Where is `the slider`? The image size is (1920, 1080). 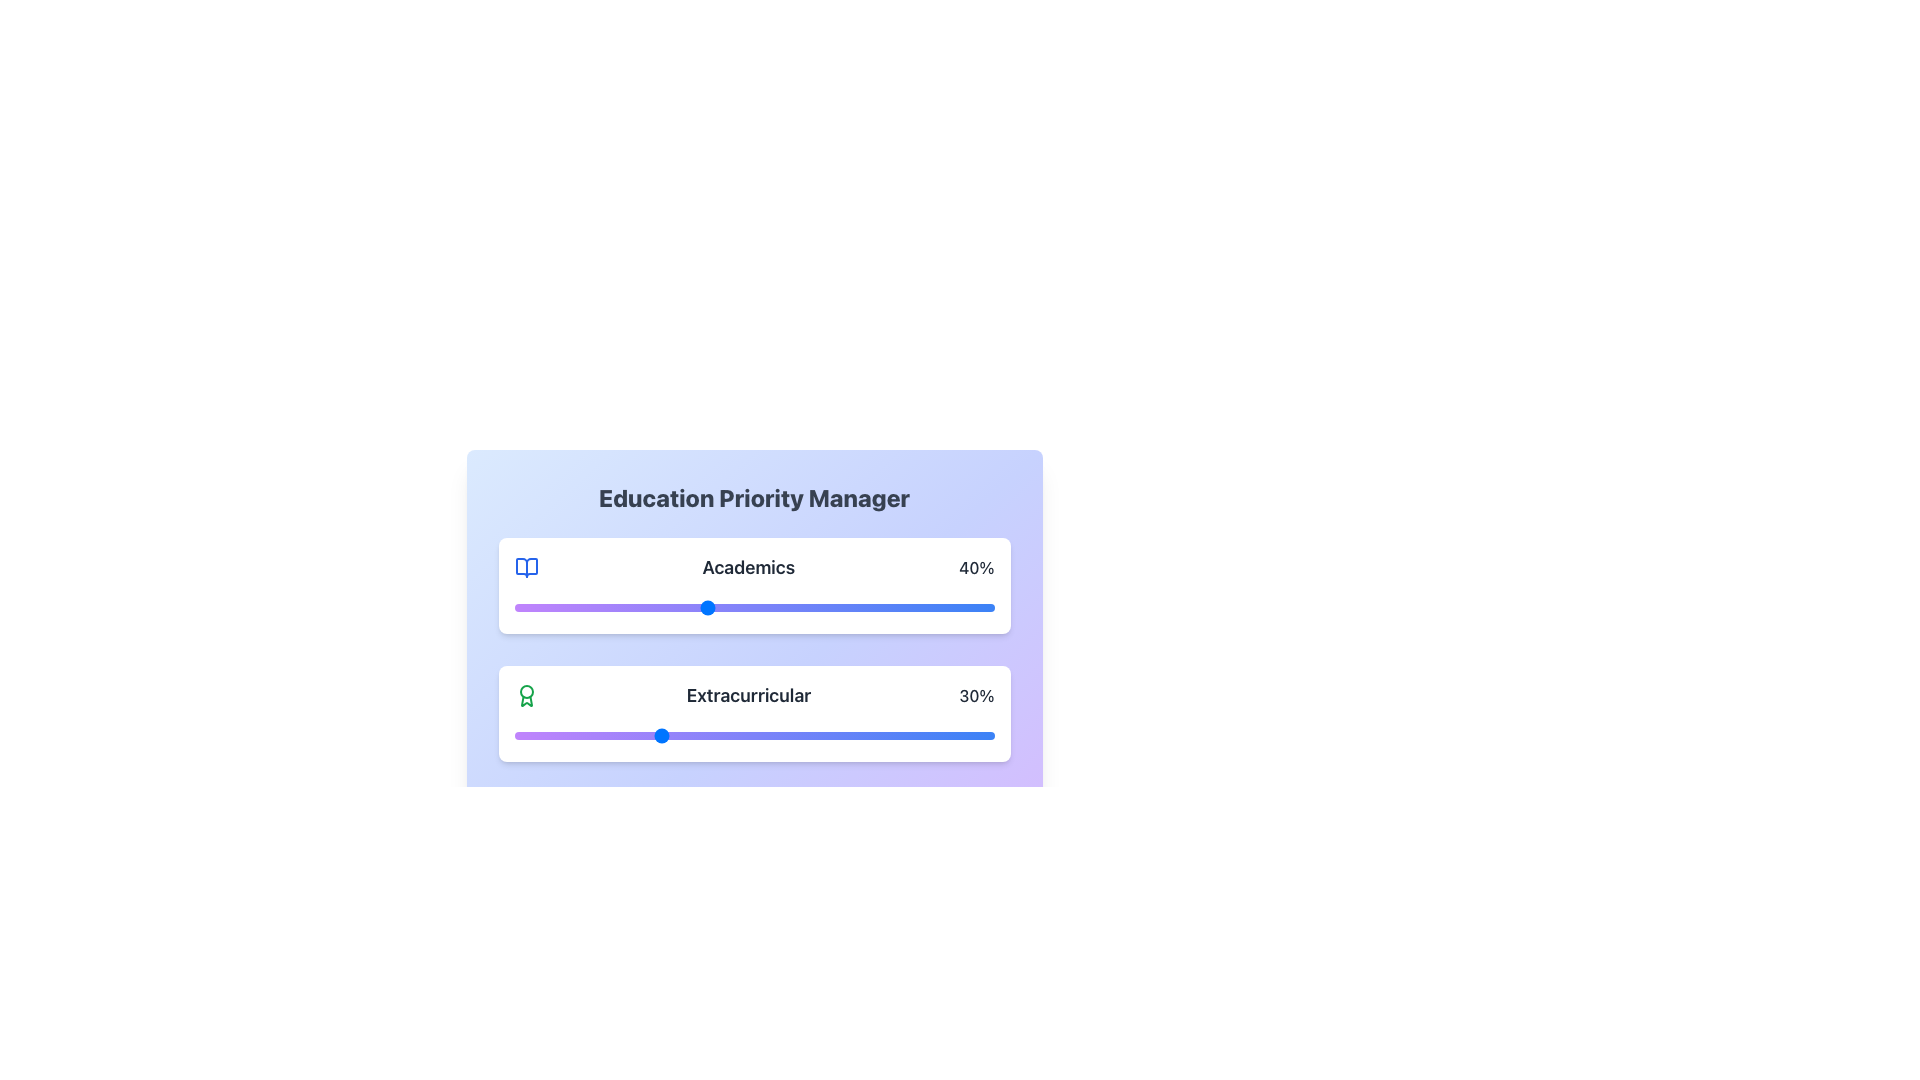
the slider is located at coordinates (772, 736).